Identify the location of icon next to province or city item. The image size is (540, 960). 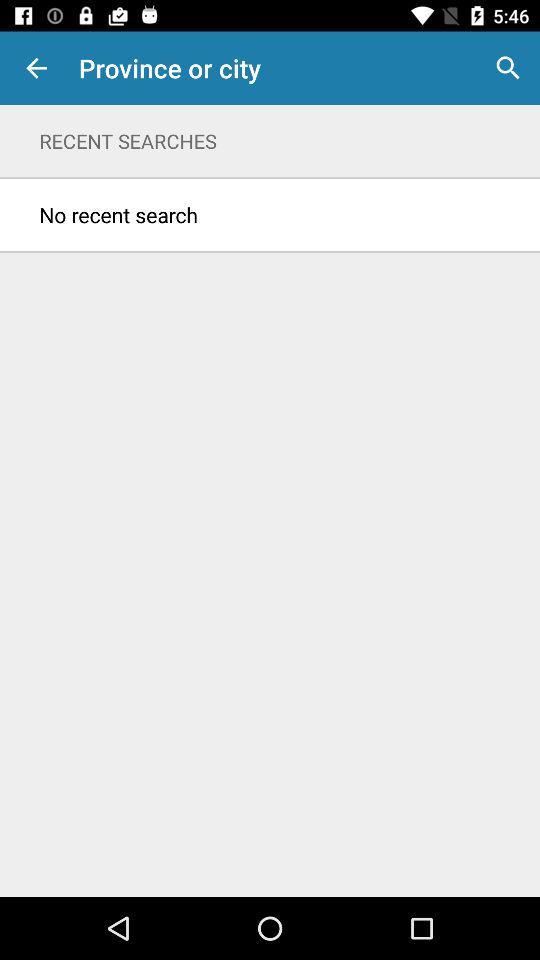
(508, 68).